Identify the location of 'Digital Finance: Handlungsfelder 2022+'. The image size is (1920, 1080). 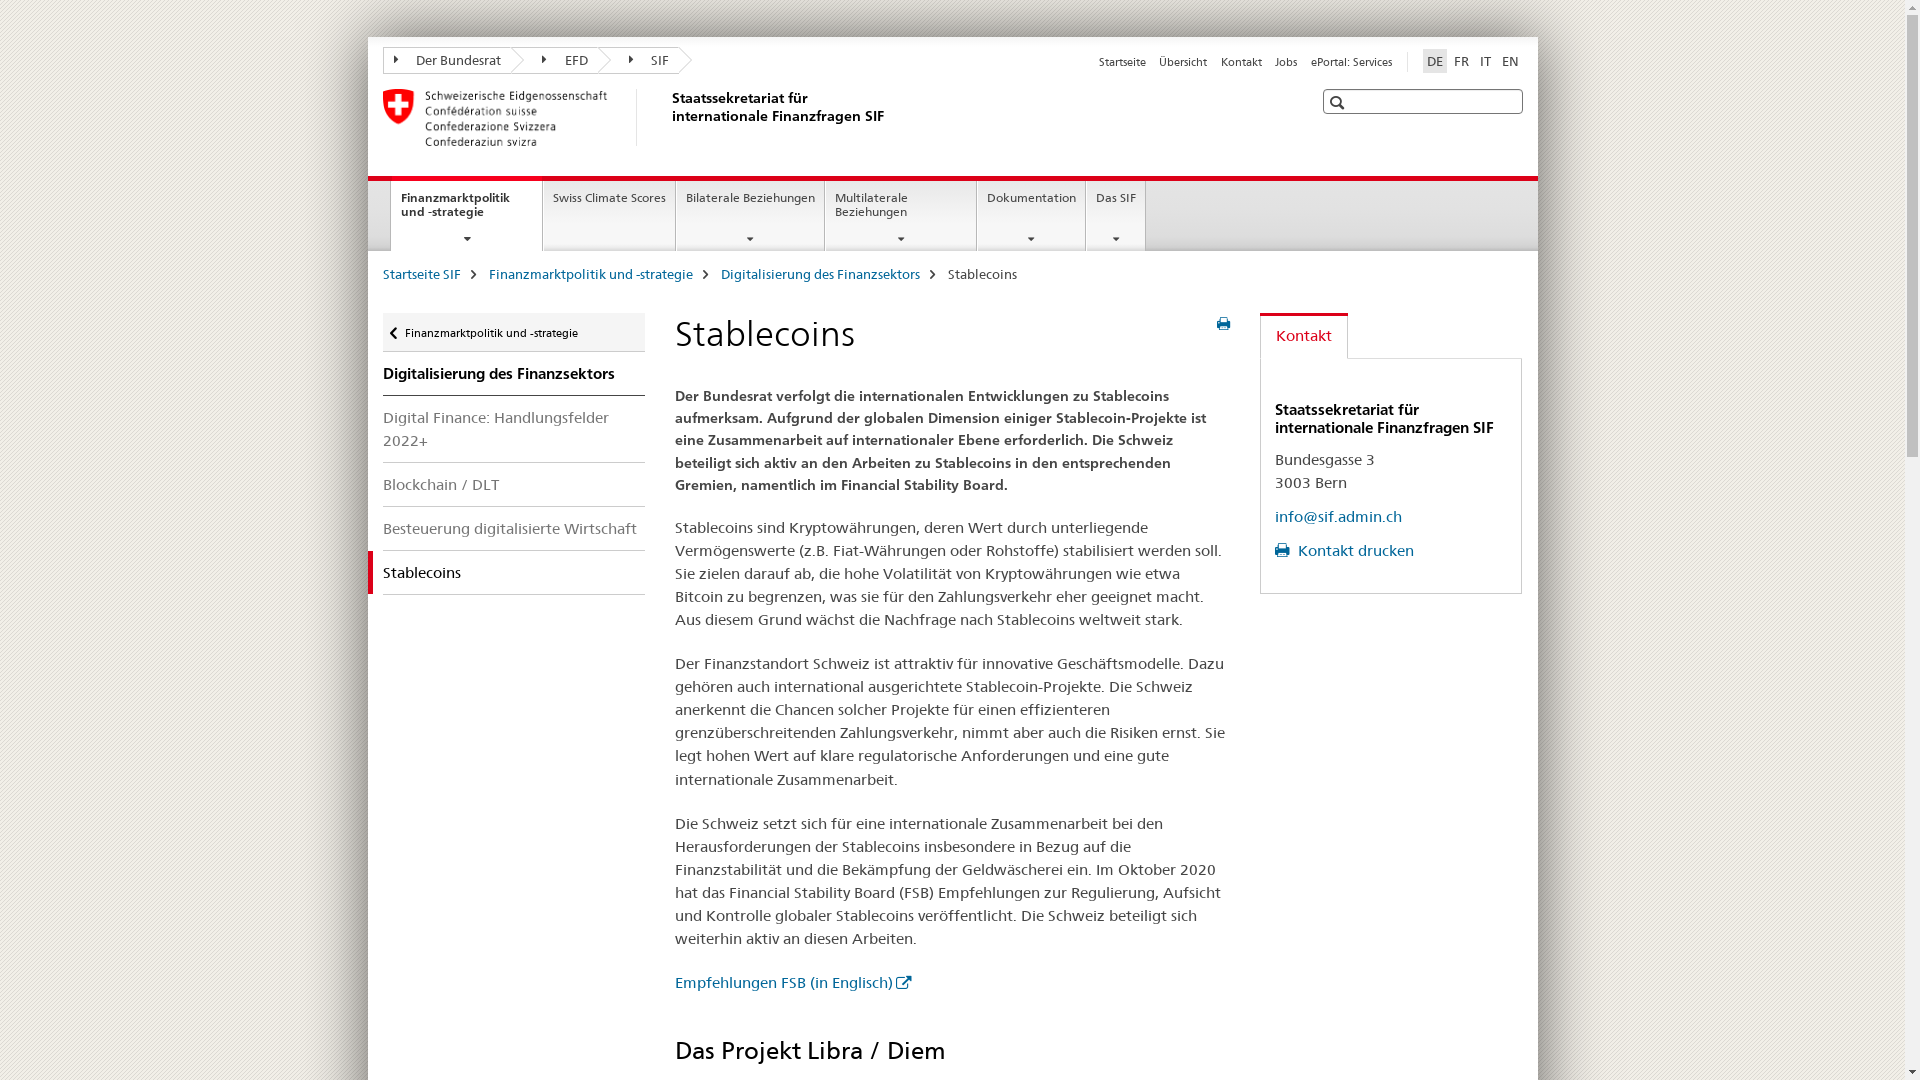
(513, 427).